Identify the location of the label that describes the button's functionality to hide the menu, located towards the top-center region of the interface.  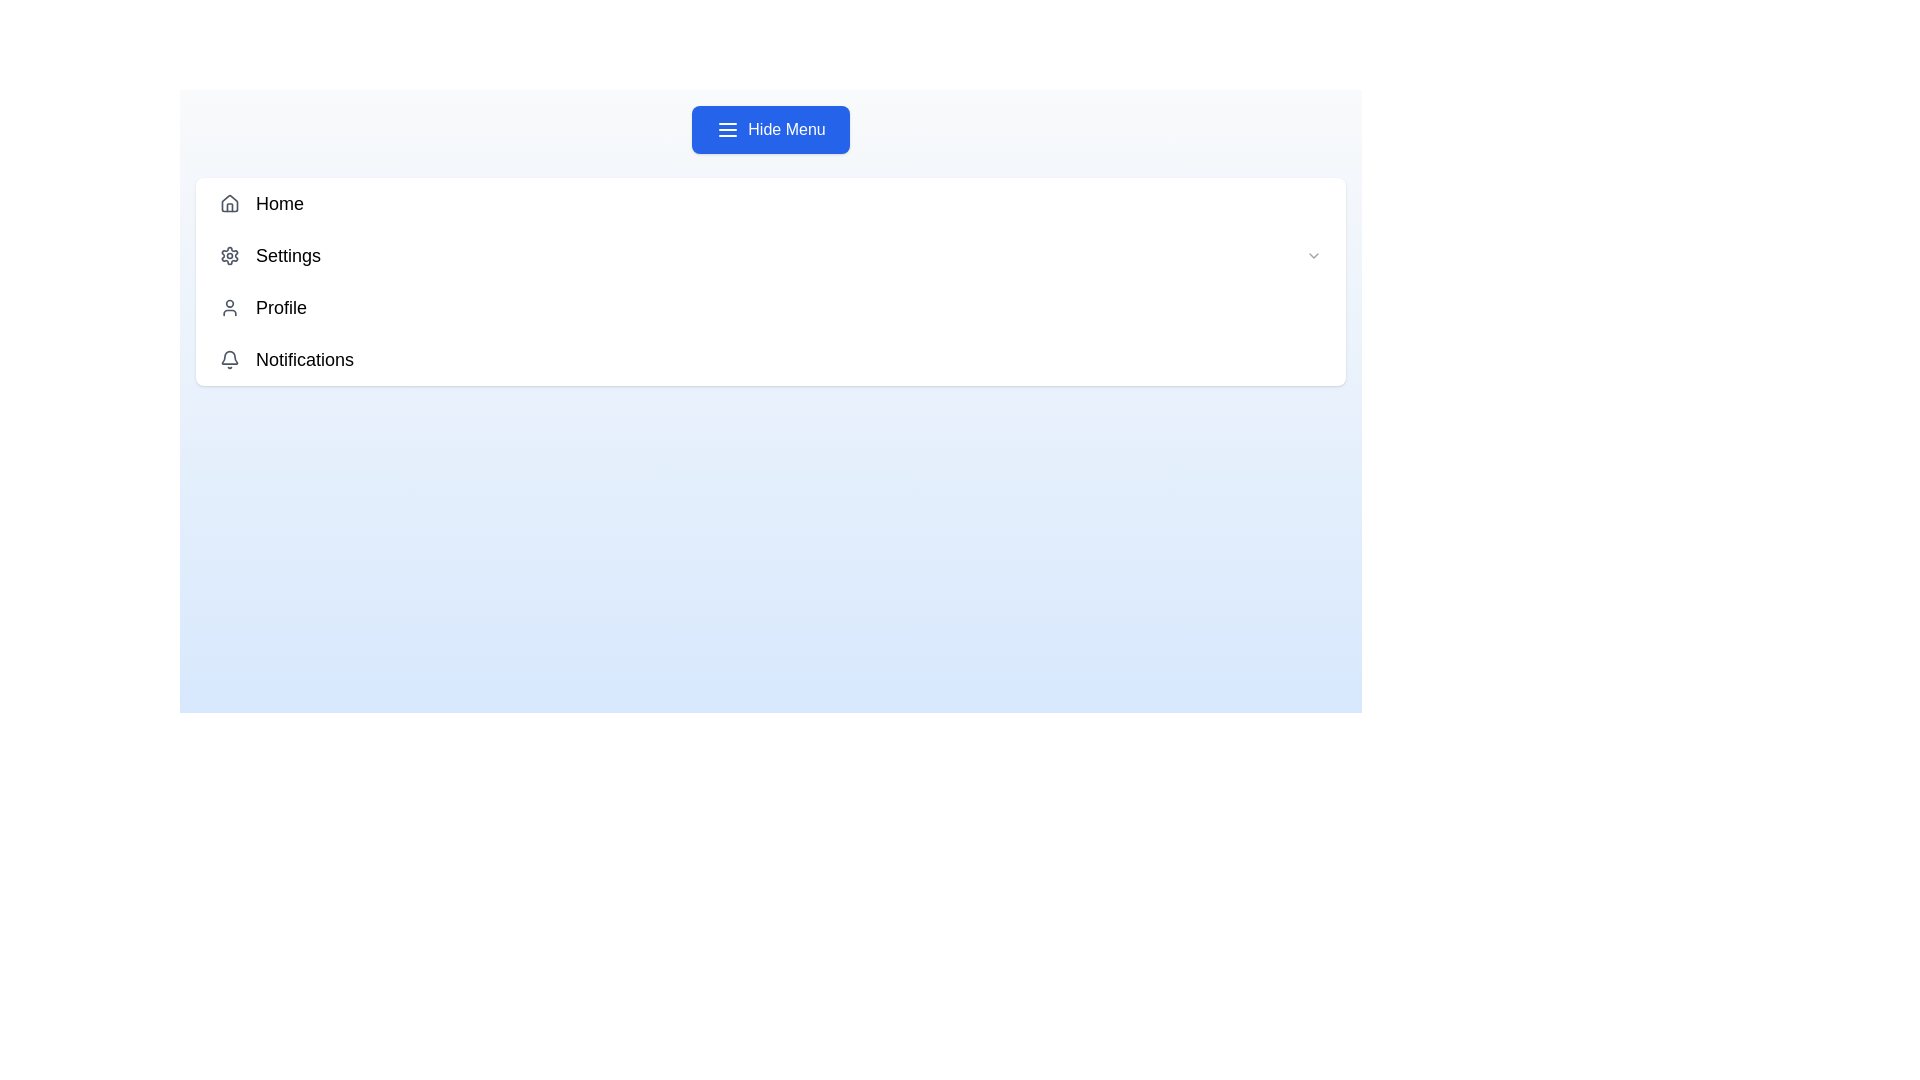
(786, 130).